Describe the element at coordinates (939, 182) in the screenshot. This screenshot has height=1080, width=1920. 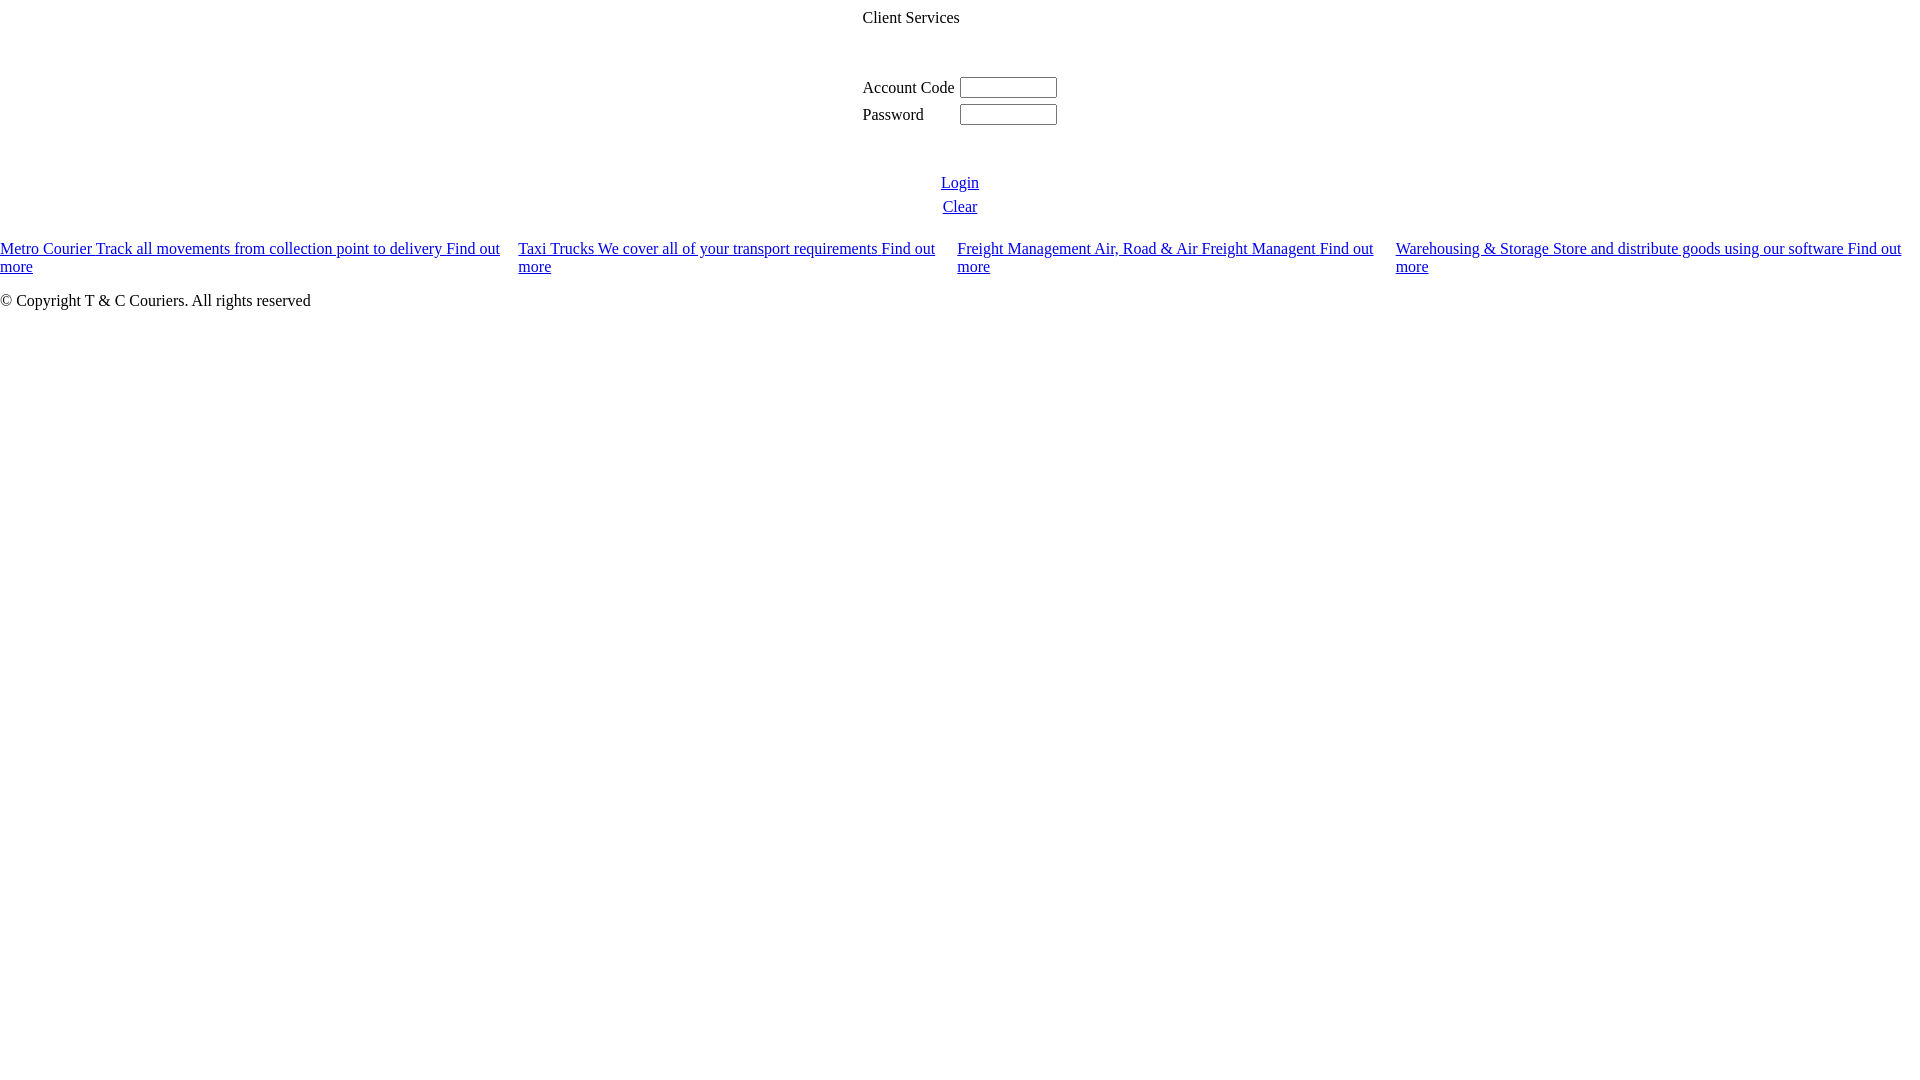
I see `'Login'` at that location.